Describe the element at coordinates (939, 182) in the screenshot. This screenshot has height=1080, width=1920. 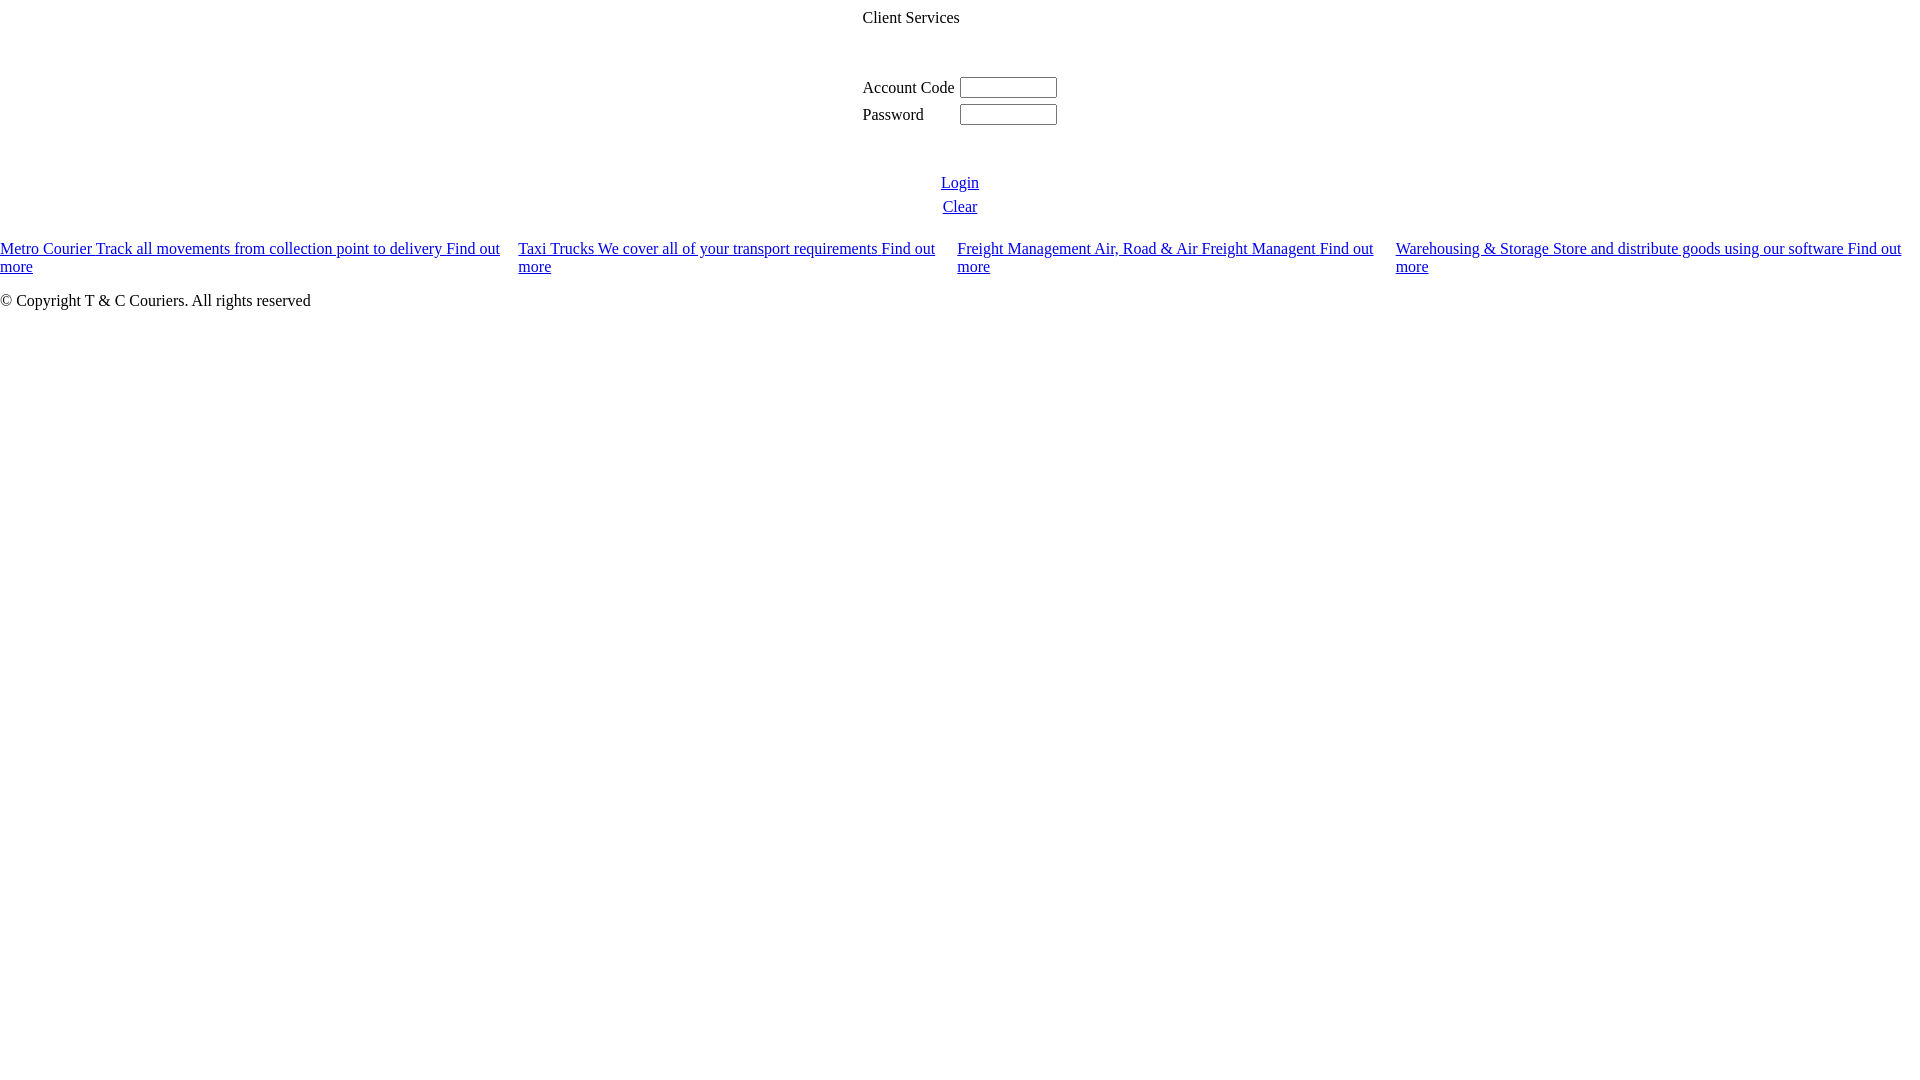
I see `'Login'` at that location.